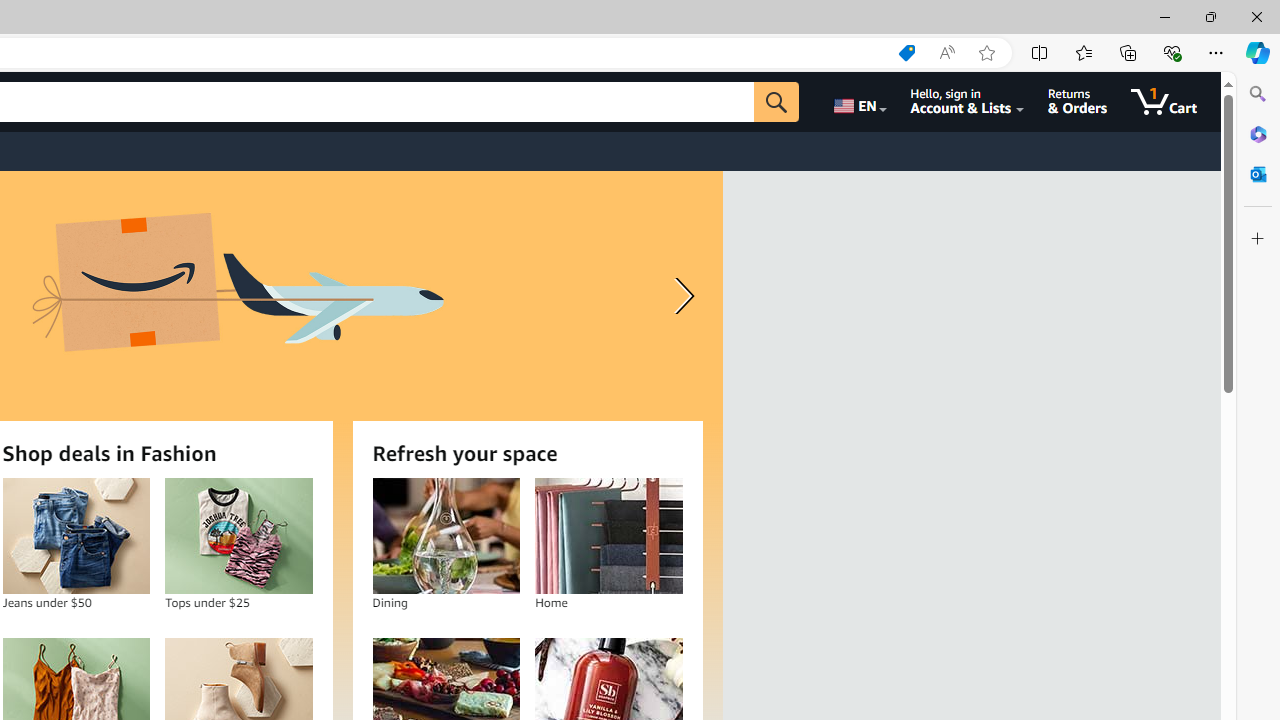  What do you see at coordinates (445, 535) in the screenshot?
I see `'Dining'` at bounding box center [445, 535].